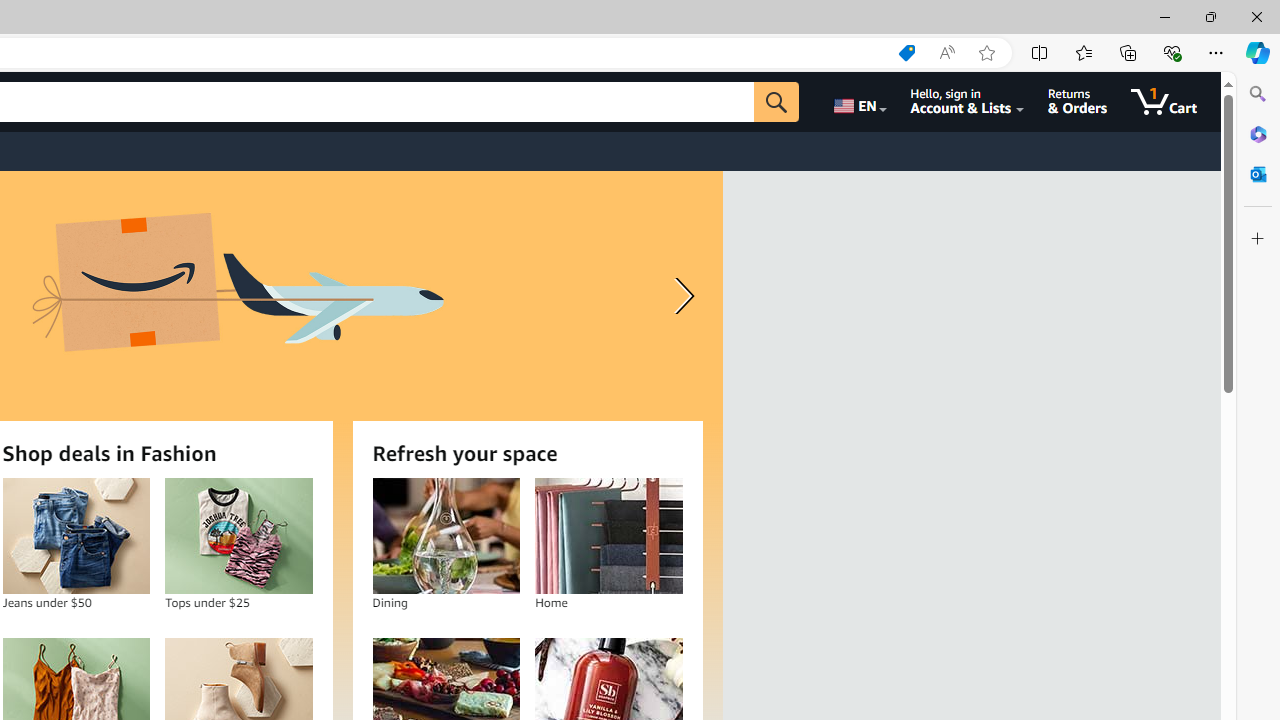  What do you see at coordinates (445, 535) in the screenshot?
I see `'Dining'` at bounding box center [445, 535].